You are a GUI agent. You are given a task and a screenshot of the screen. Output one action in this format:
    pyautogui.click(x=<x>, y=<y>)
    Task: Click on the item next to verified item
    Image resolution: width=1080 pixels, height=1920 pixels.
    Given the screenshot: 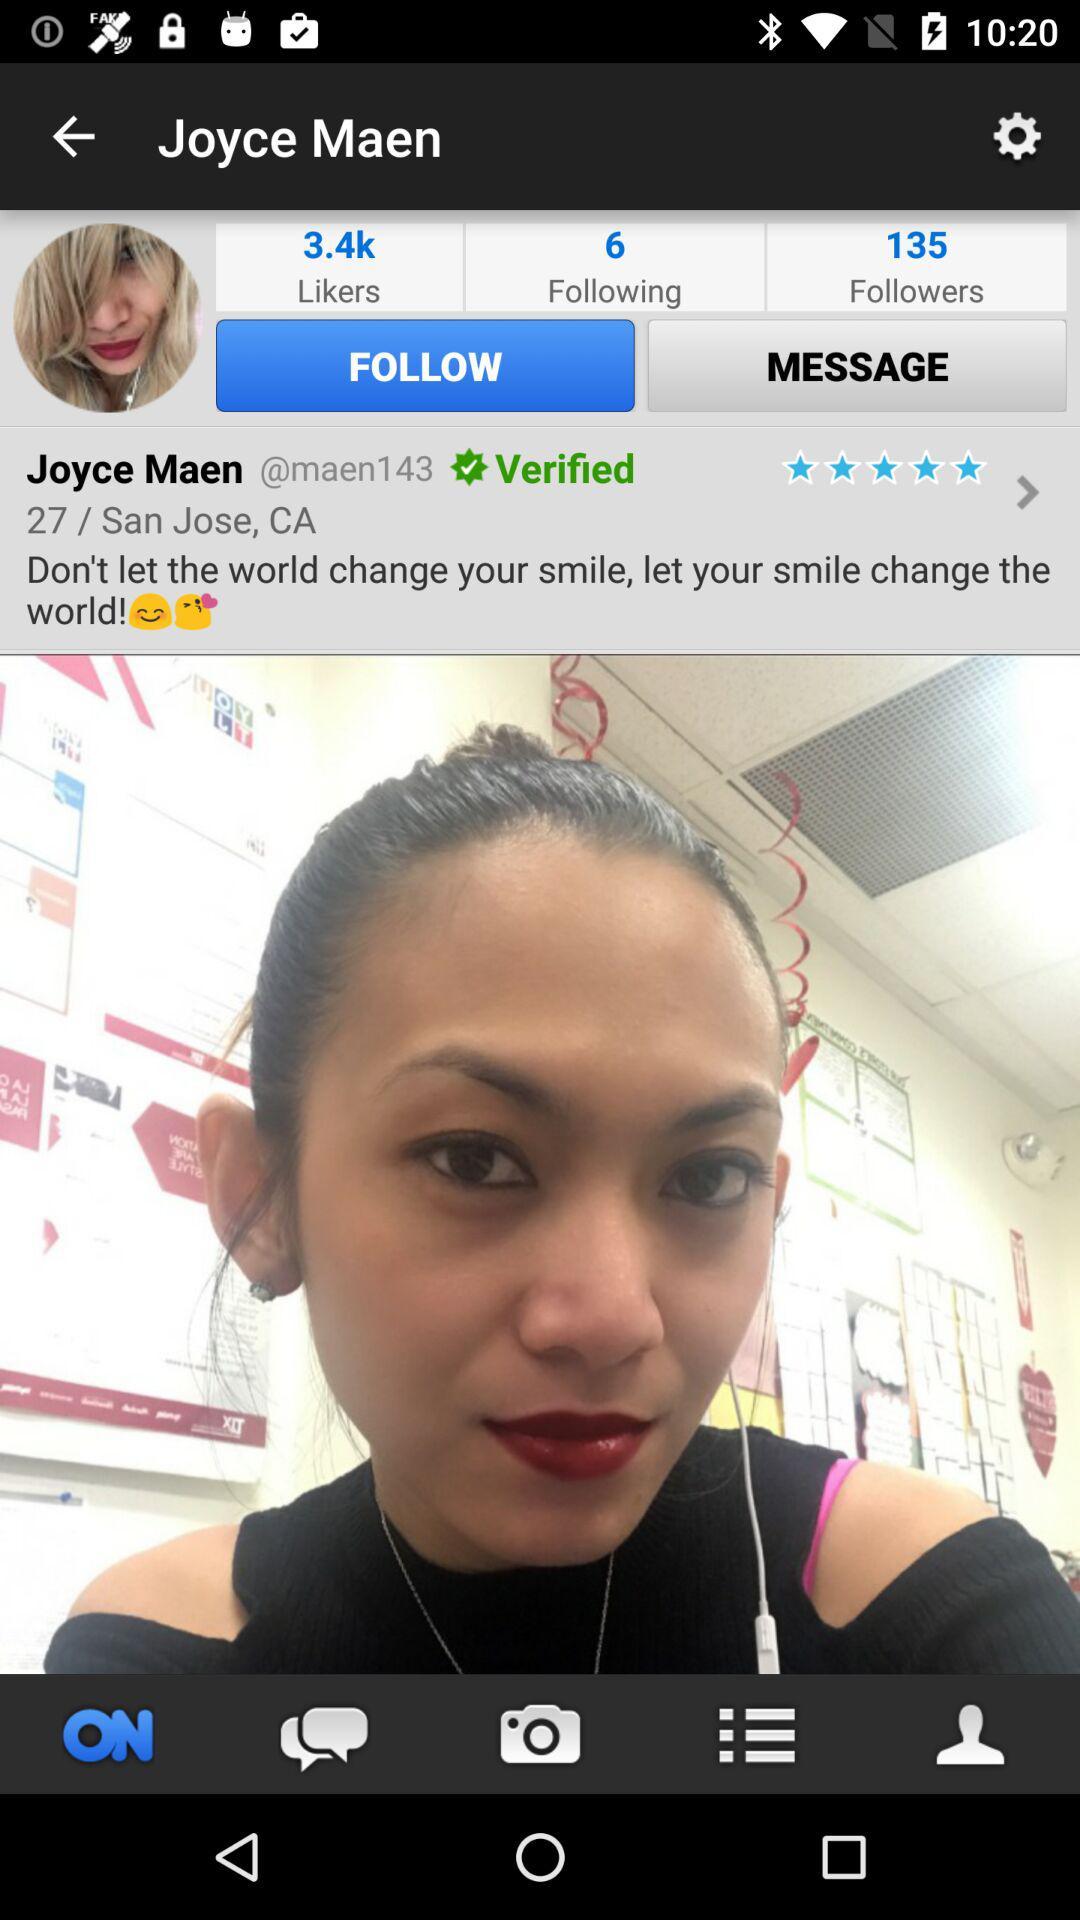 What is the action you would take?
    pyautogui.click(x=469, y=466)
    